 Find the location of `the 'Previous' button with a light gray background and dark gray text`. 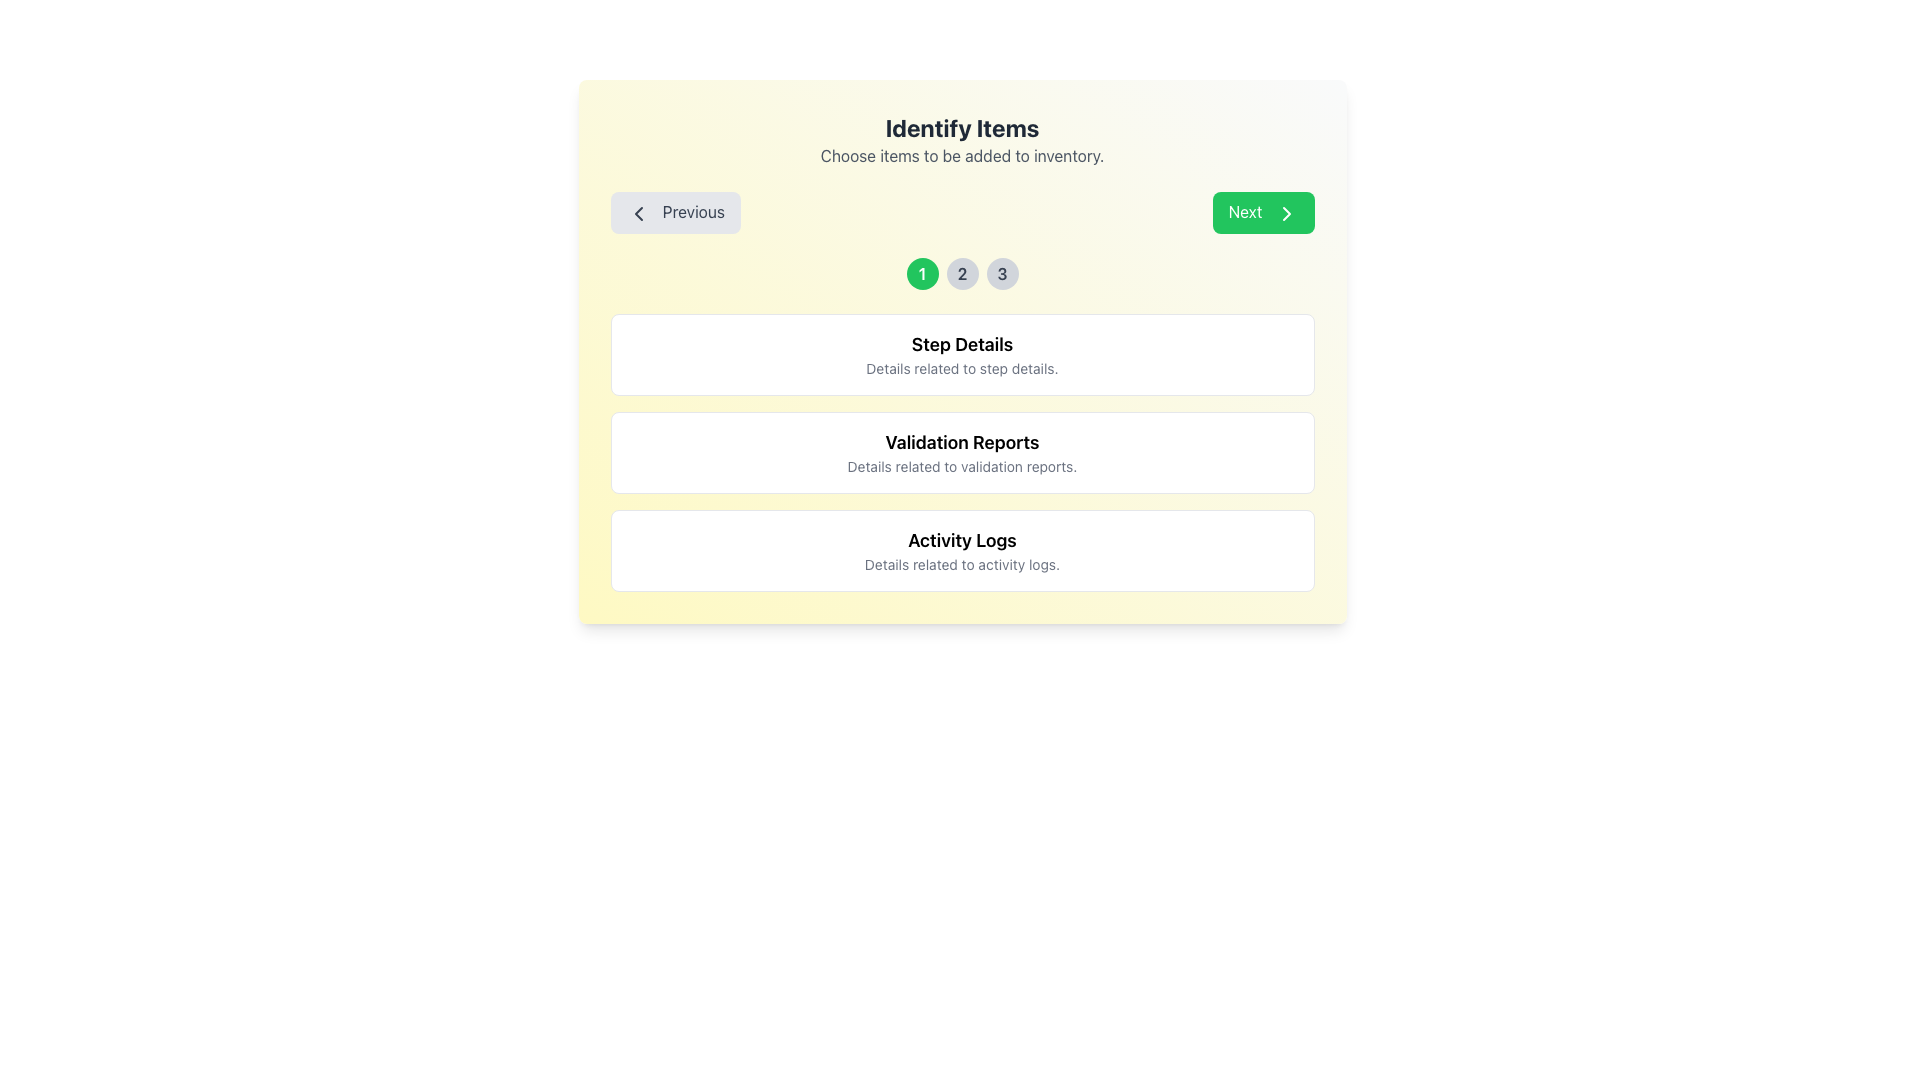

the 'Previous' button with a light gray background and dark gray text is located at coordinates (675, 212).